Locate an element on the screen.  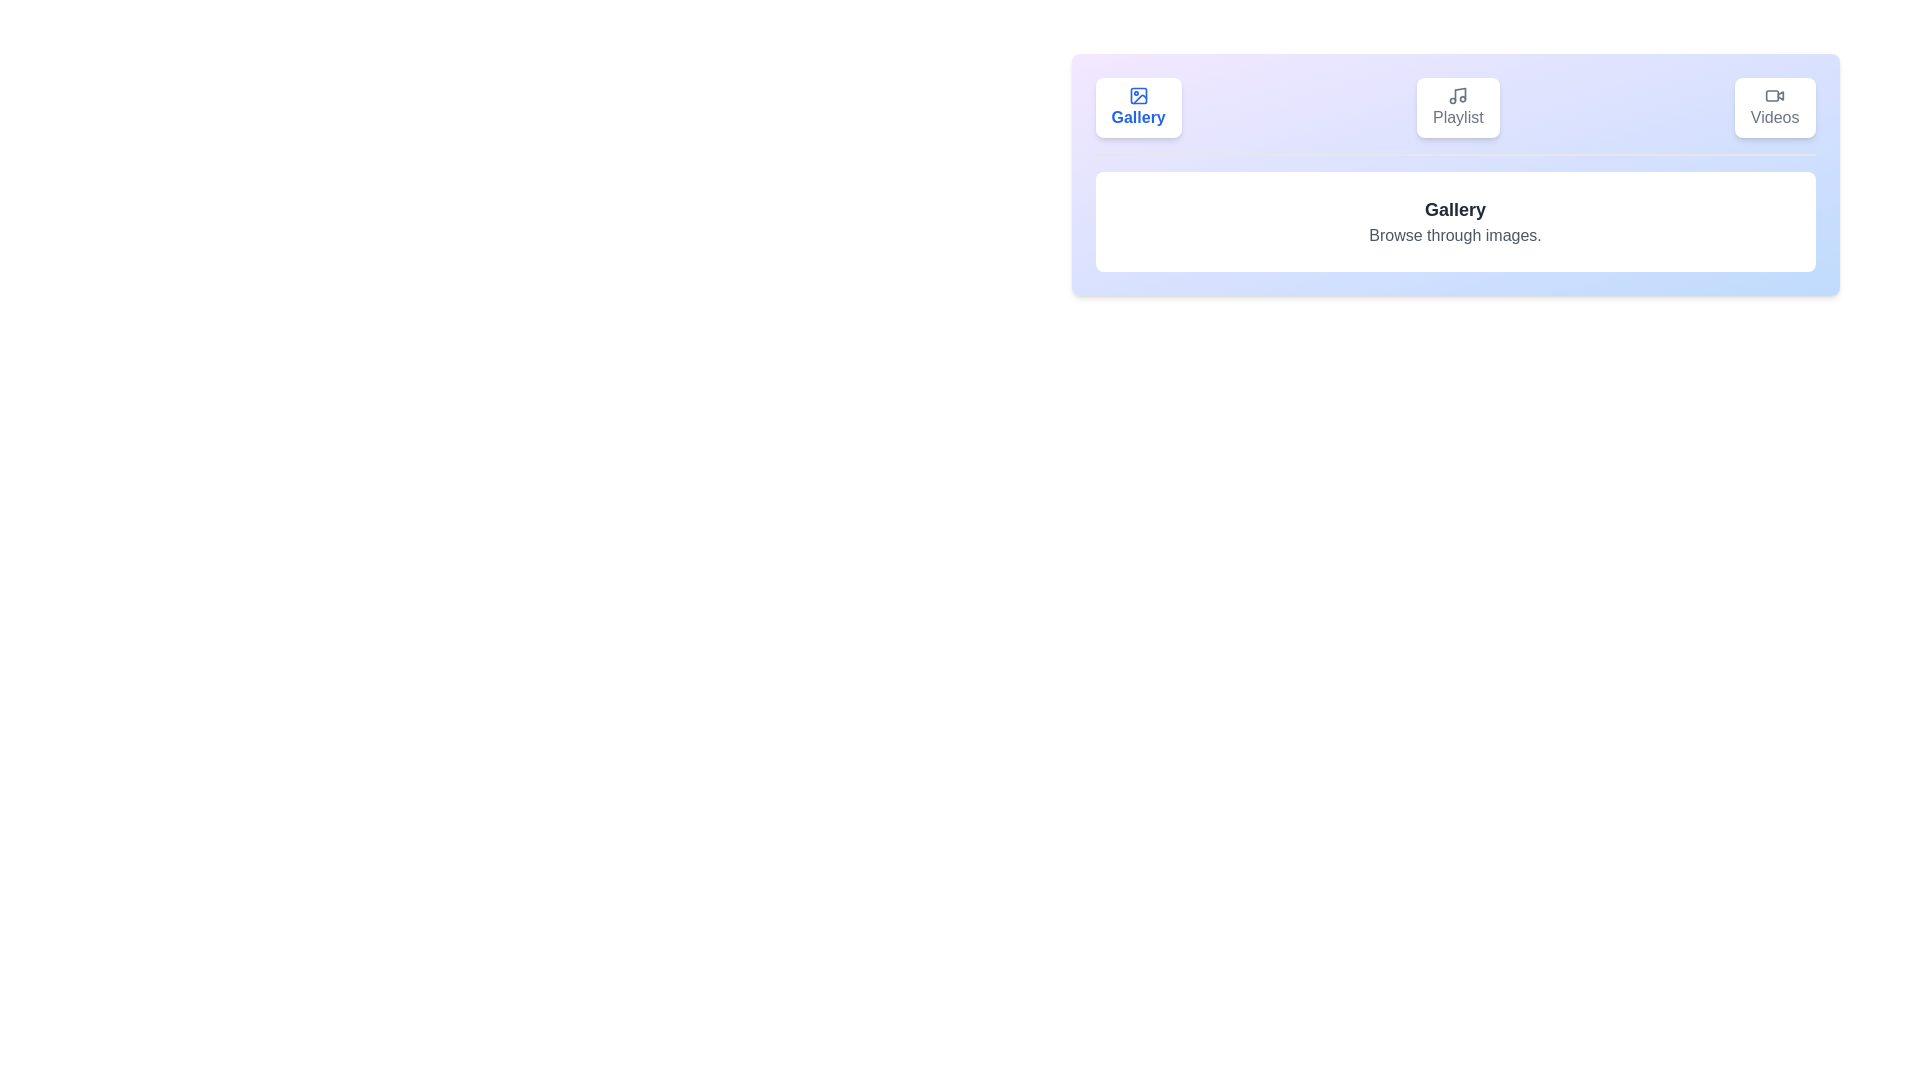
the Gallery button to observe its hover effect is located at coordinates (1138, 108).